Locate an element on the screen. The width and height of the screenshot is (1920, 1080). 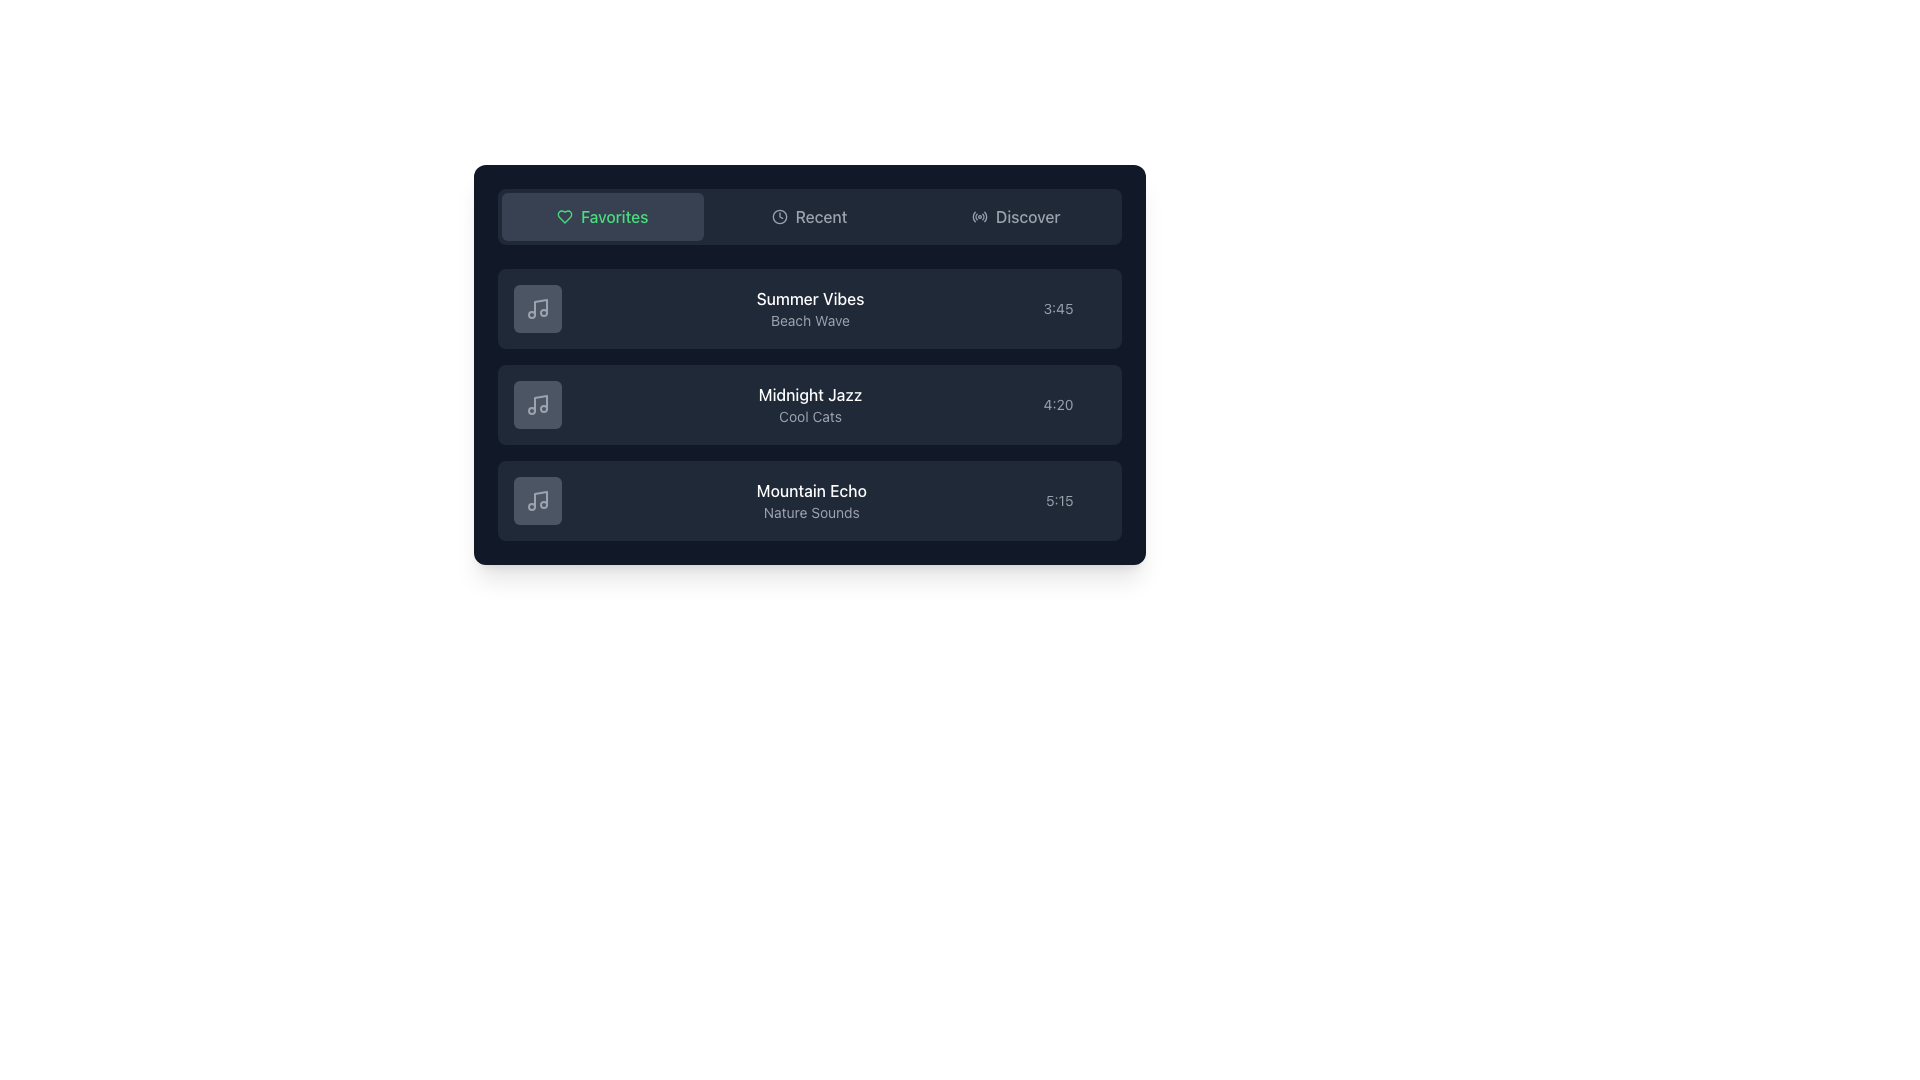
the audio track card titled 'Mountain Echo' is located at coordinates (809, 500).